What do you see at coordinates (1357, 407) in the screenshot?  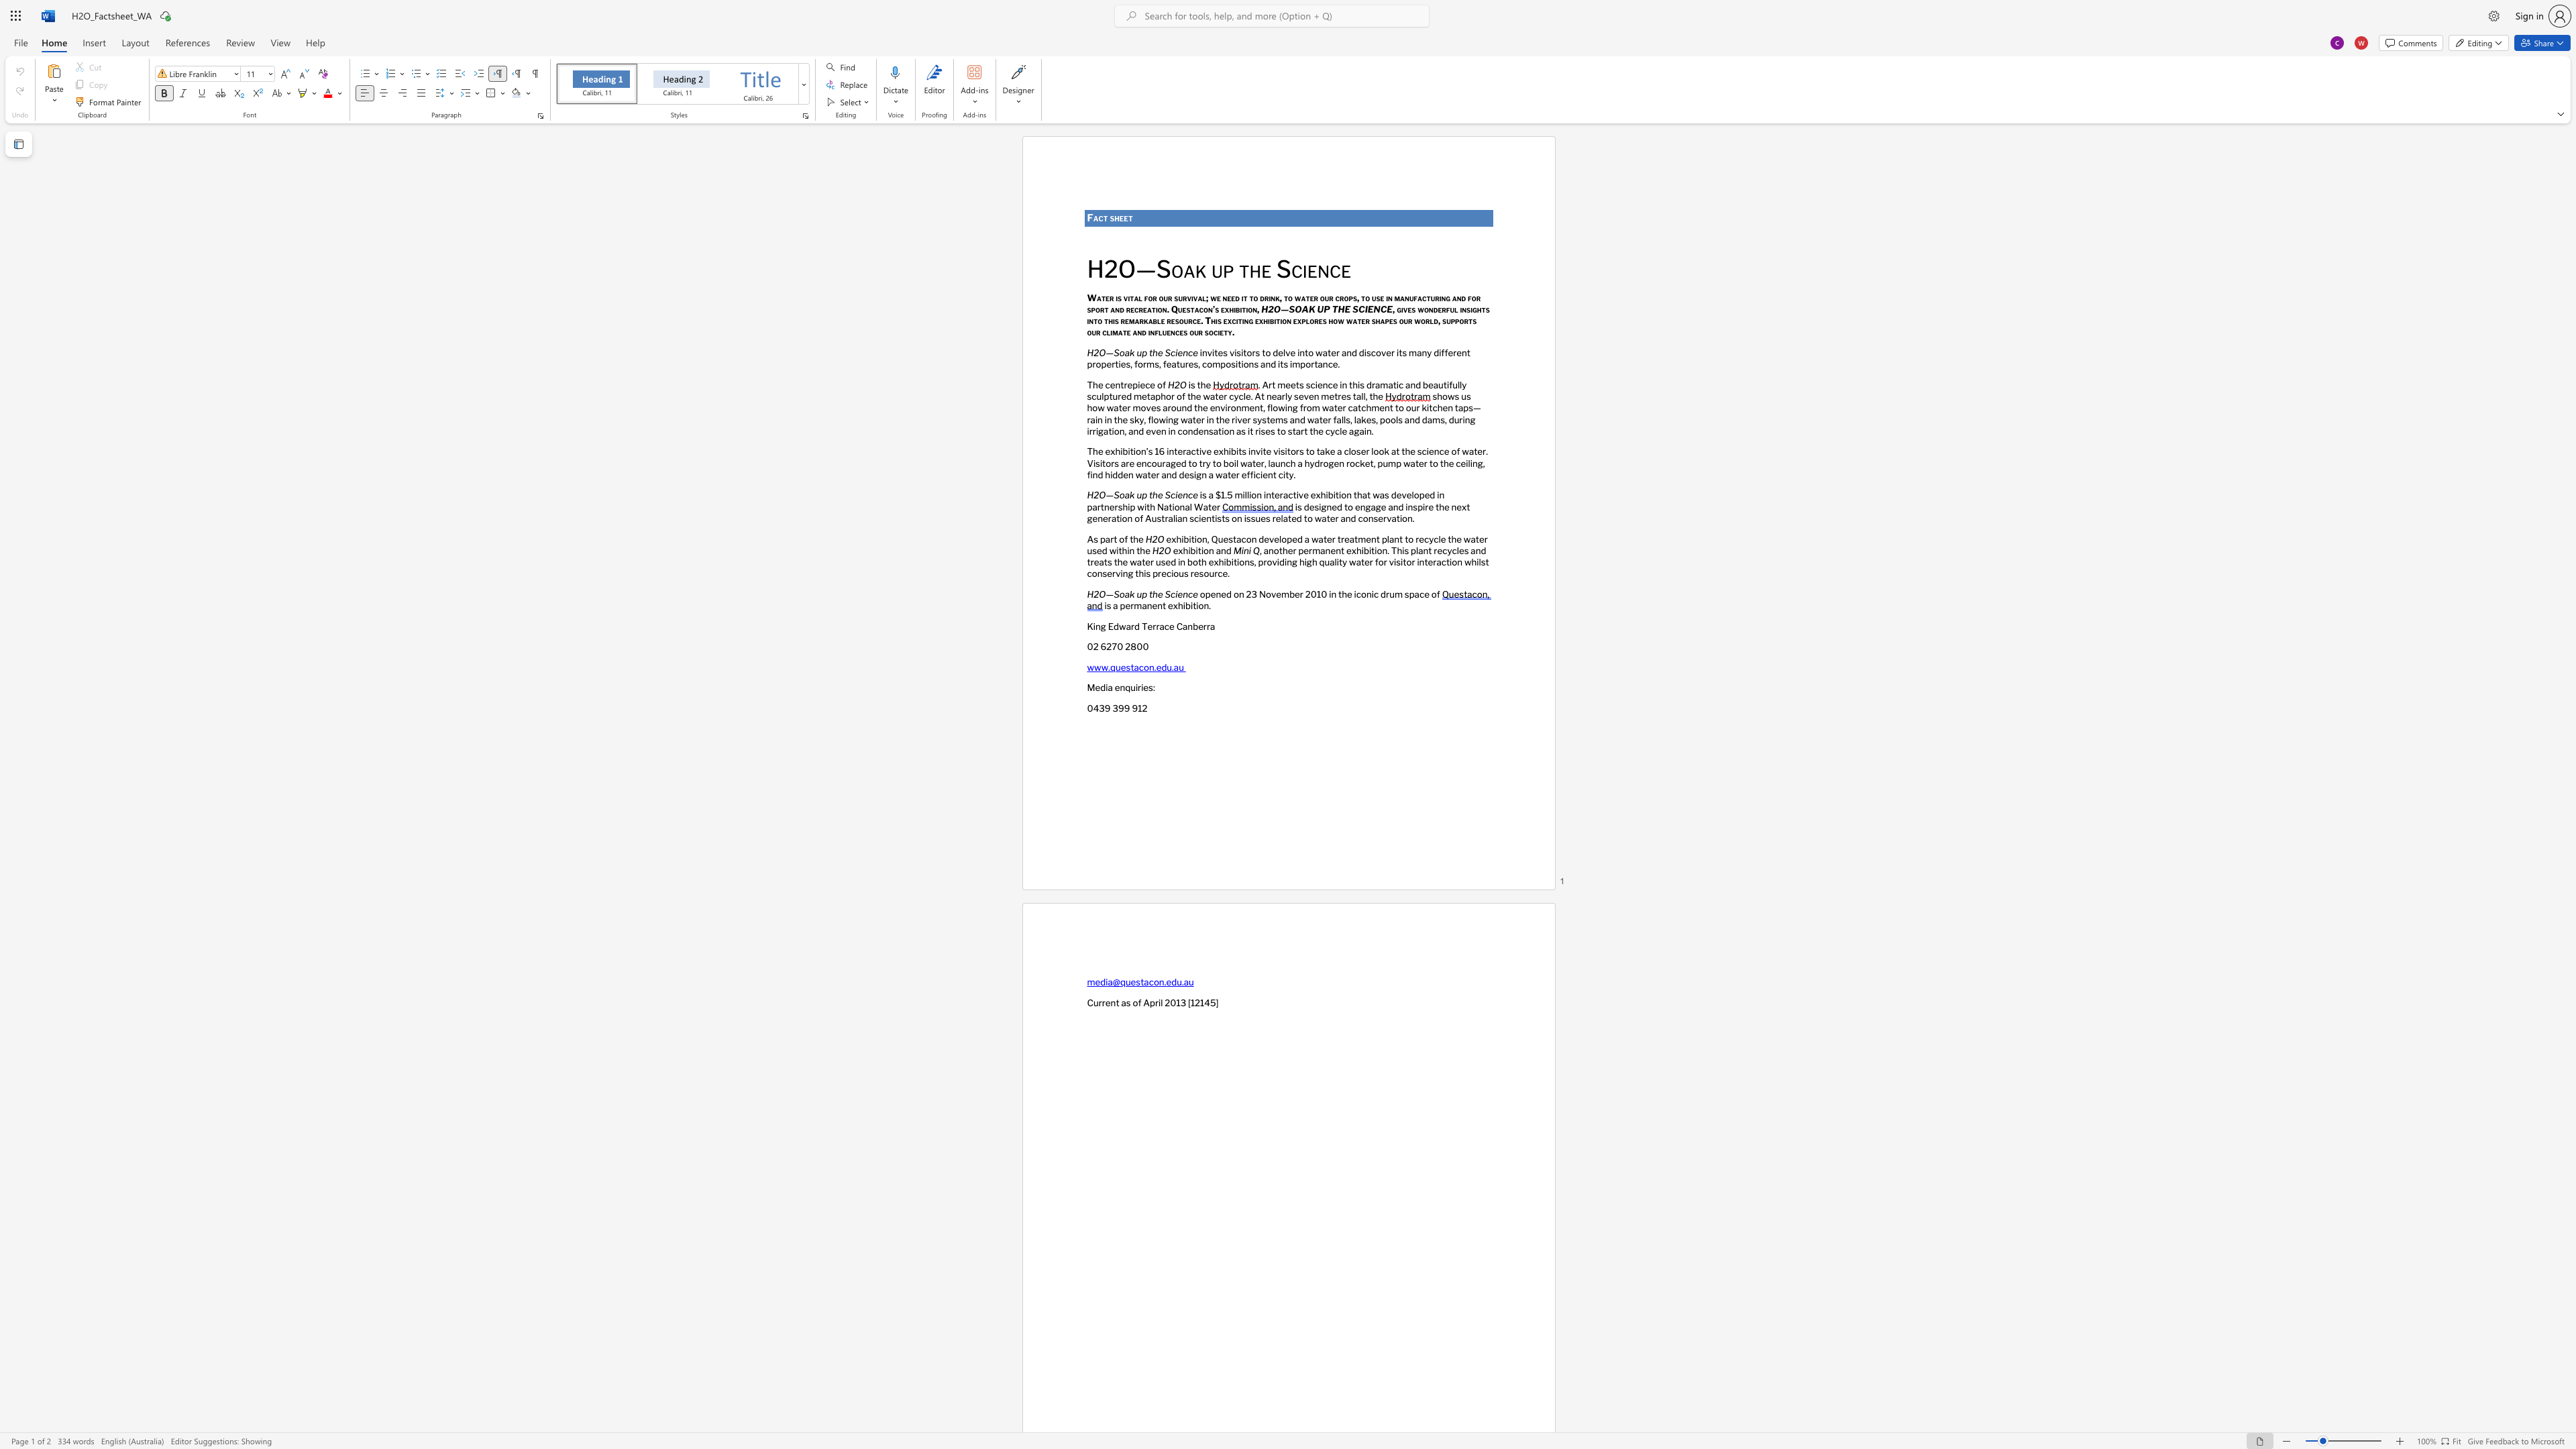 I see `the subset text "tchme" within the text "shows us how water moves around the environment, flowing from water catchment to our kitchen taps"` at bounding box center [1357, 407].